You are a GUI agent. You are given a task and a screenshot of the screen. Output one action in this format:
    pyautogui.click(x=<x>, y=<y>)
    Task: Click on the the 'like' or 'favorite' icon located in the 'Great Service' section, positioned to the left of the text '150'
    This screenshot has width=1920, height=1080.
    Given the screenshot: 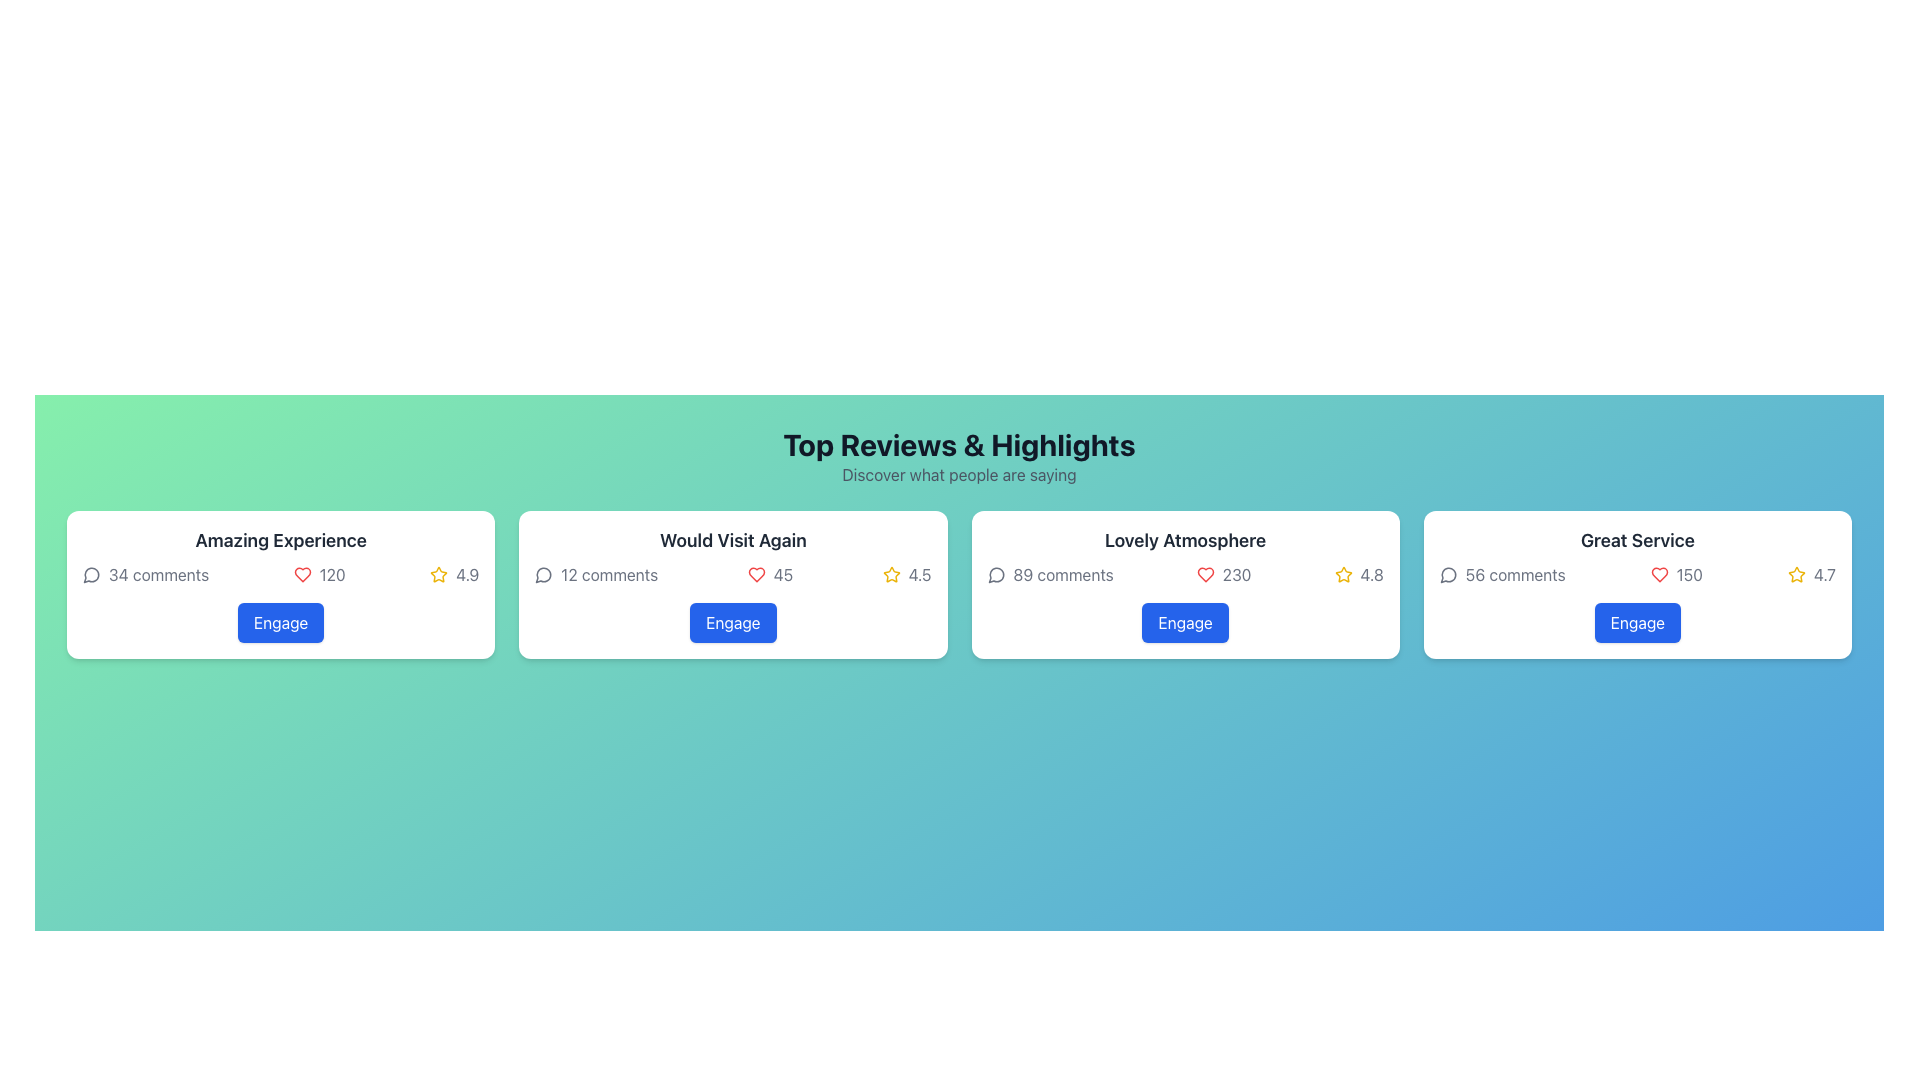 What is the action you would take?
    pyautogui.click(x=1659, y=574)
    